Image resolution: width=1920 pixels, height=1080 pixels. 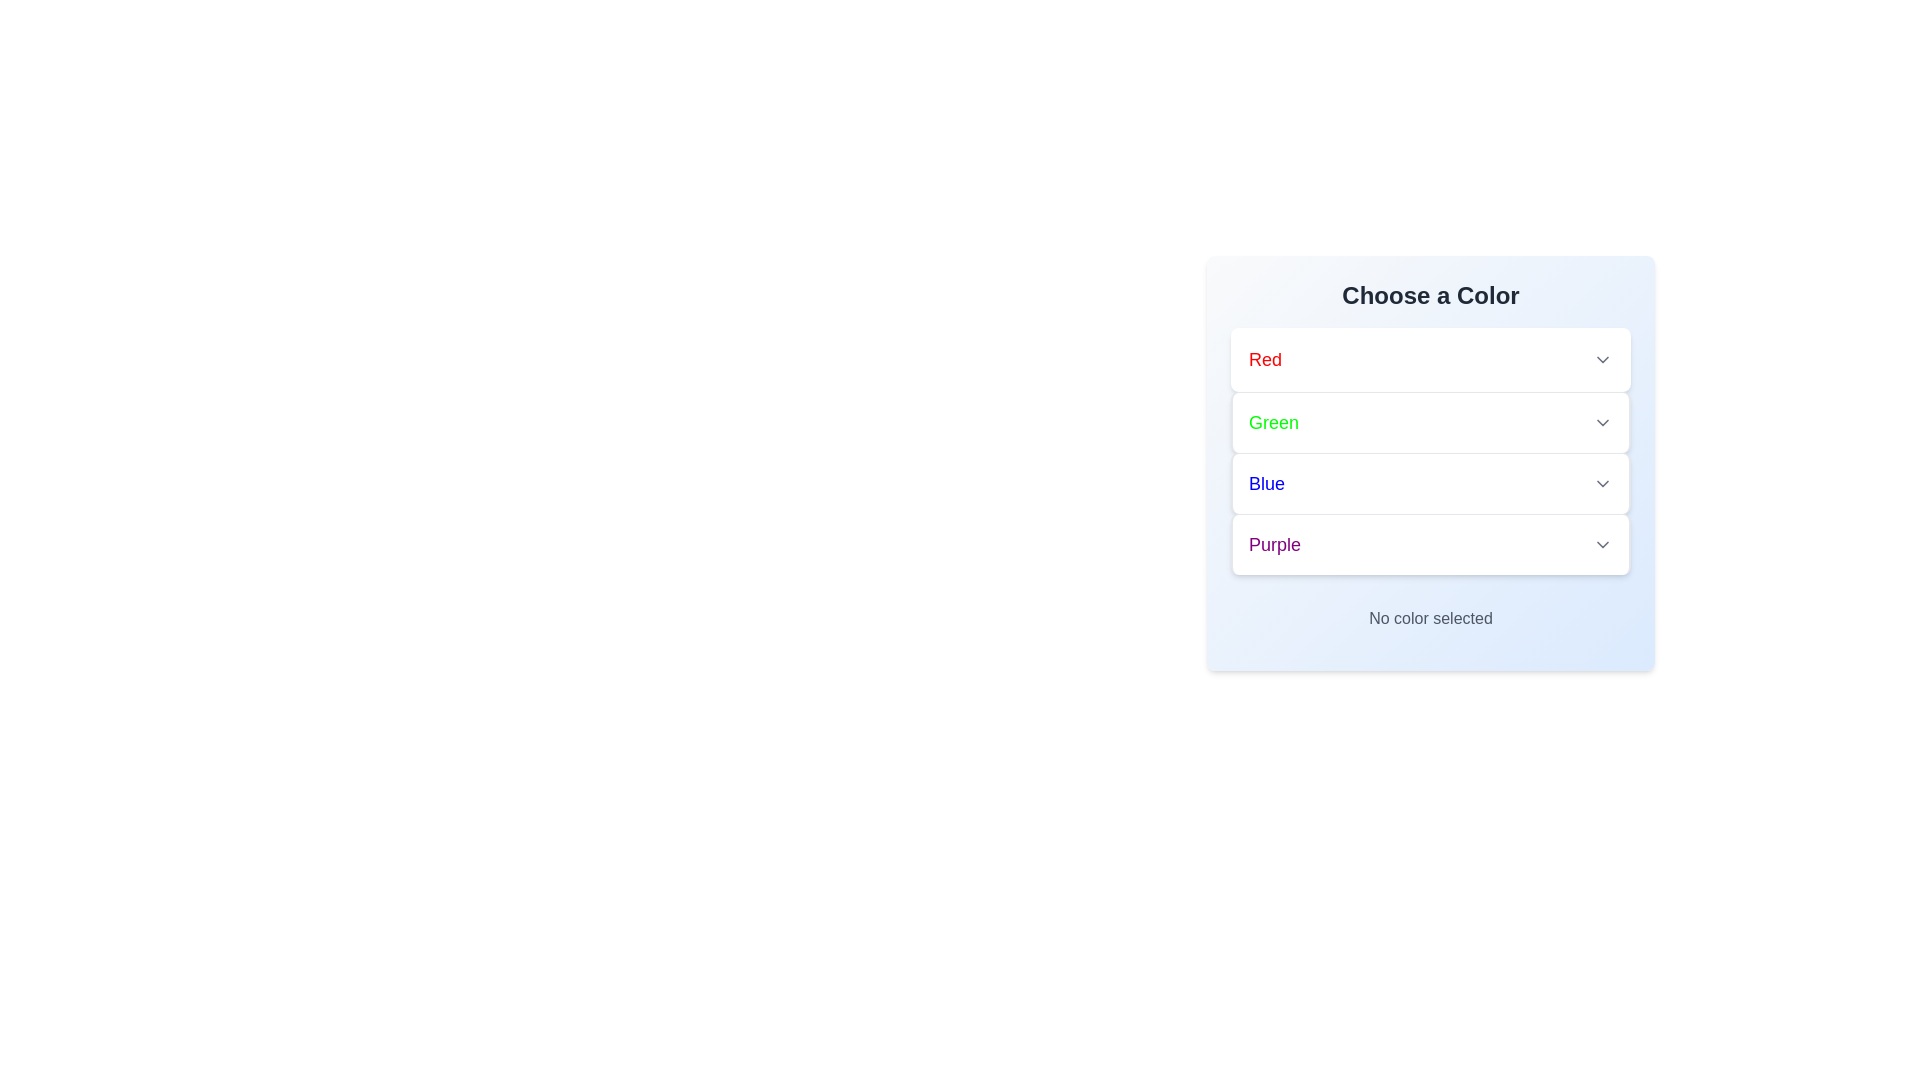 I want to click on the color Blue to select it, so click(x=1429, y=483).